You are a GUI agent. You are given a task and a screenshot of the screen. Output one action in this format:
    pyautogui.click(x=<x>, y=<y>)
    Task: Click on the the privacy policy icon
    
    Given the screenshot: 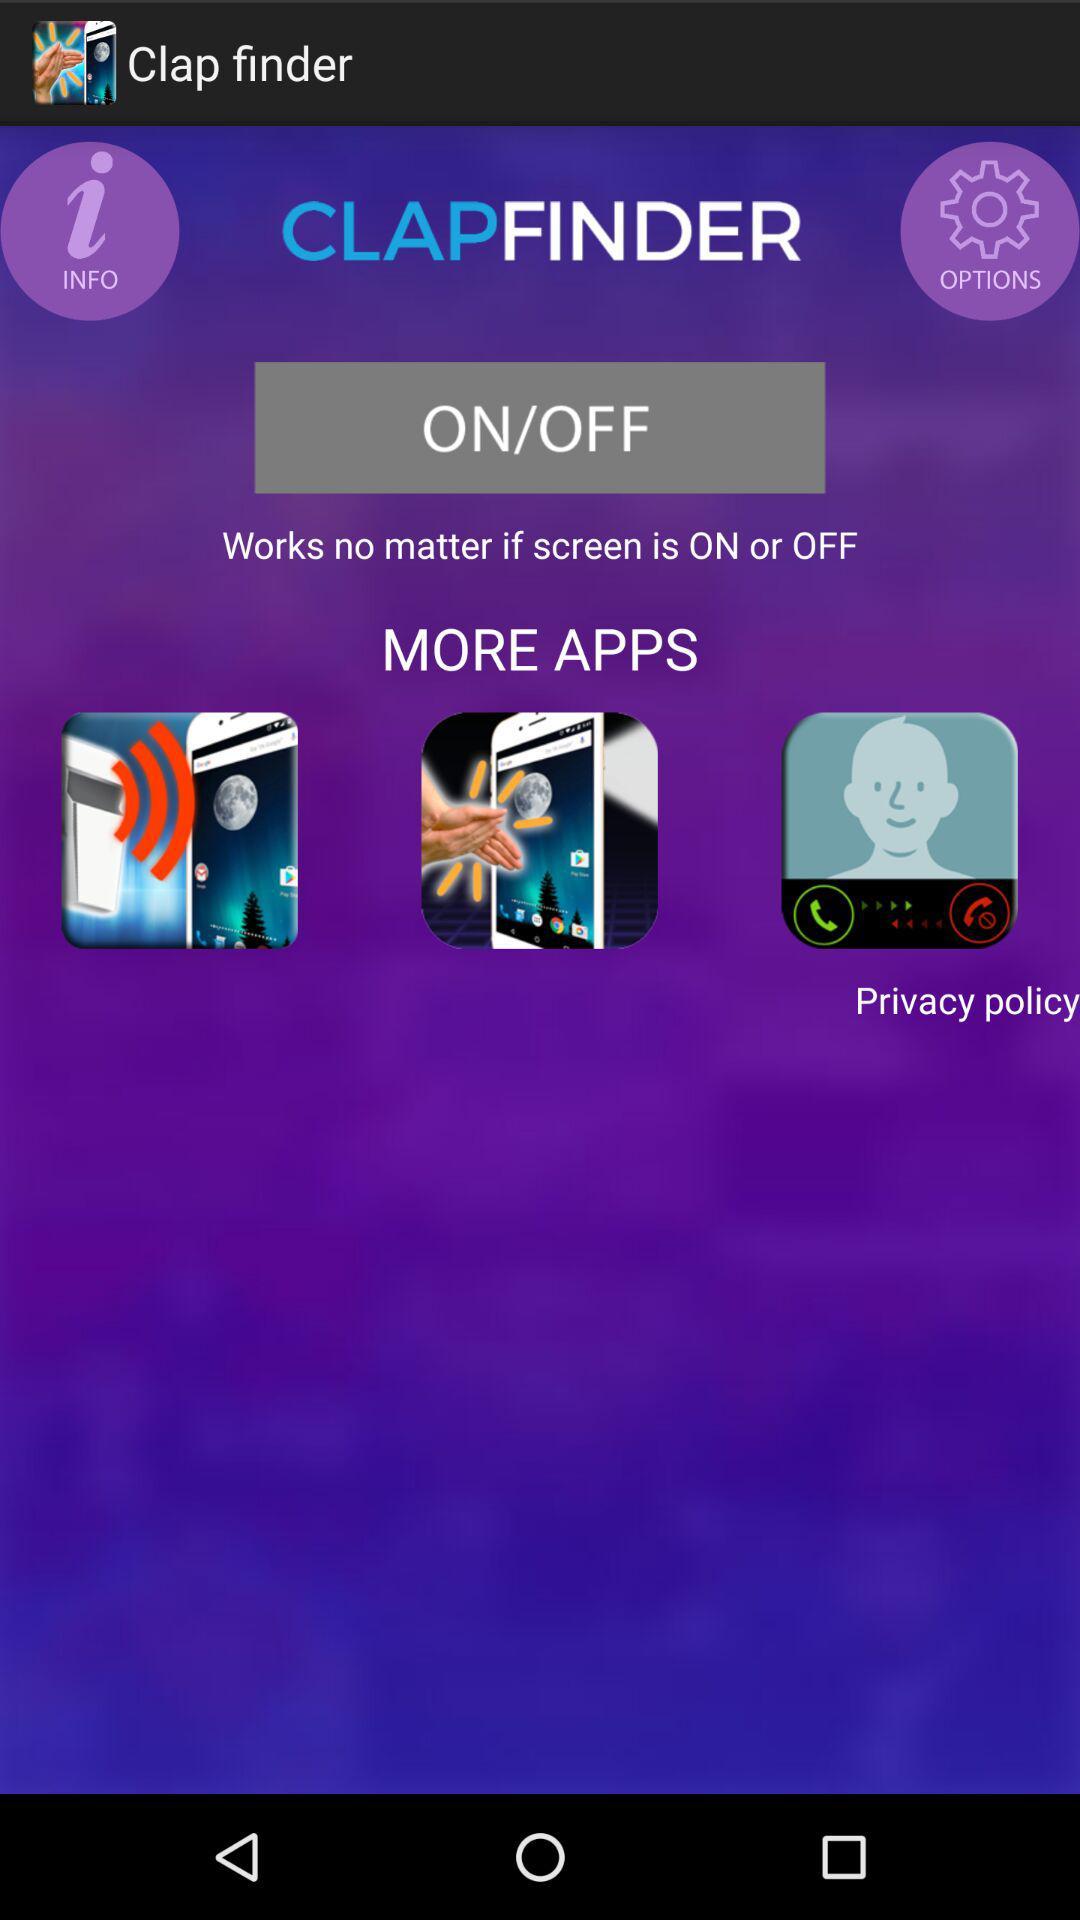 What is the action you would take?
    pyautogui.click(x=540, y=999)
    